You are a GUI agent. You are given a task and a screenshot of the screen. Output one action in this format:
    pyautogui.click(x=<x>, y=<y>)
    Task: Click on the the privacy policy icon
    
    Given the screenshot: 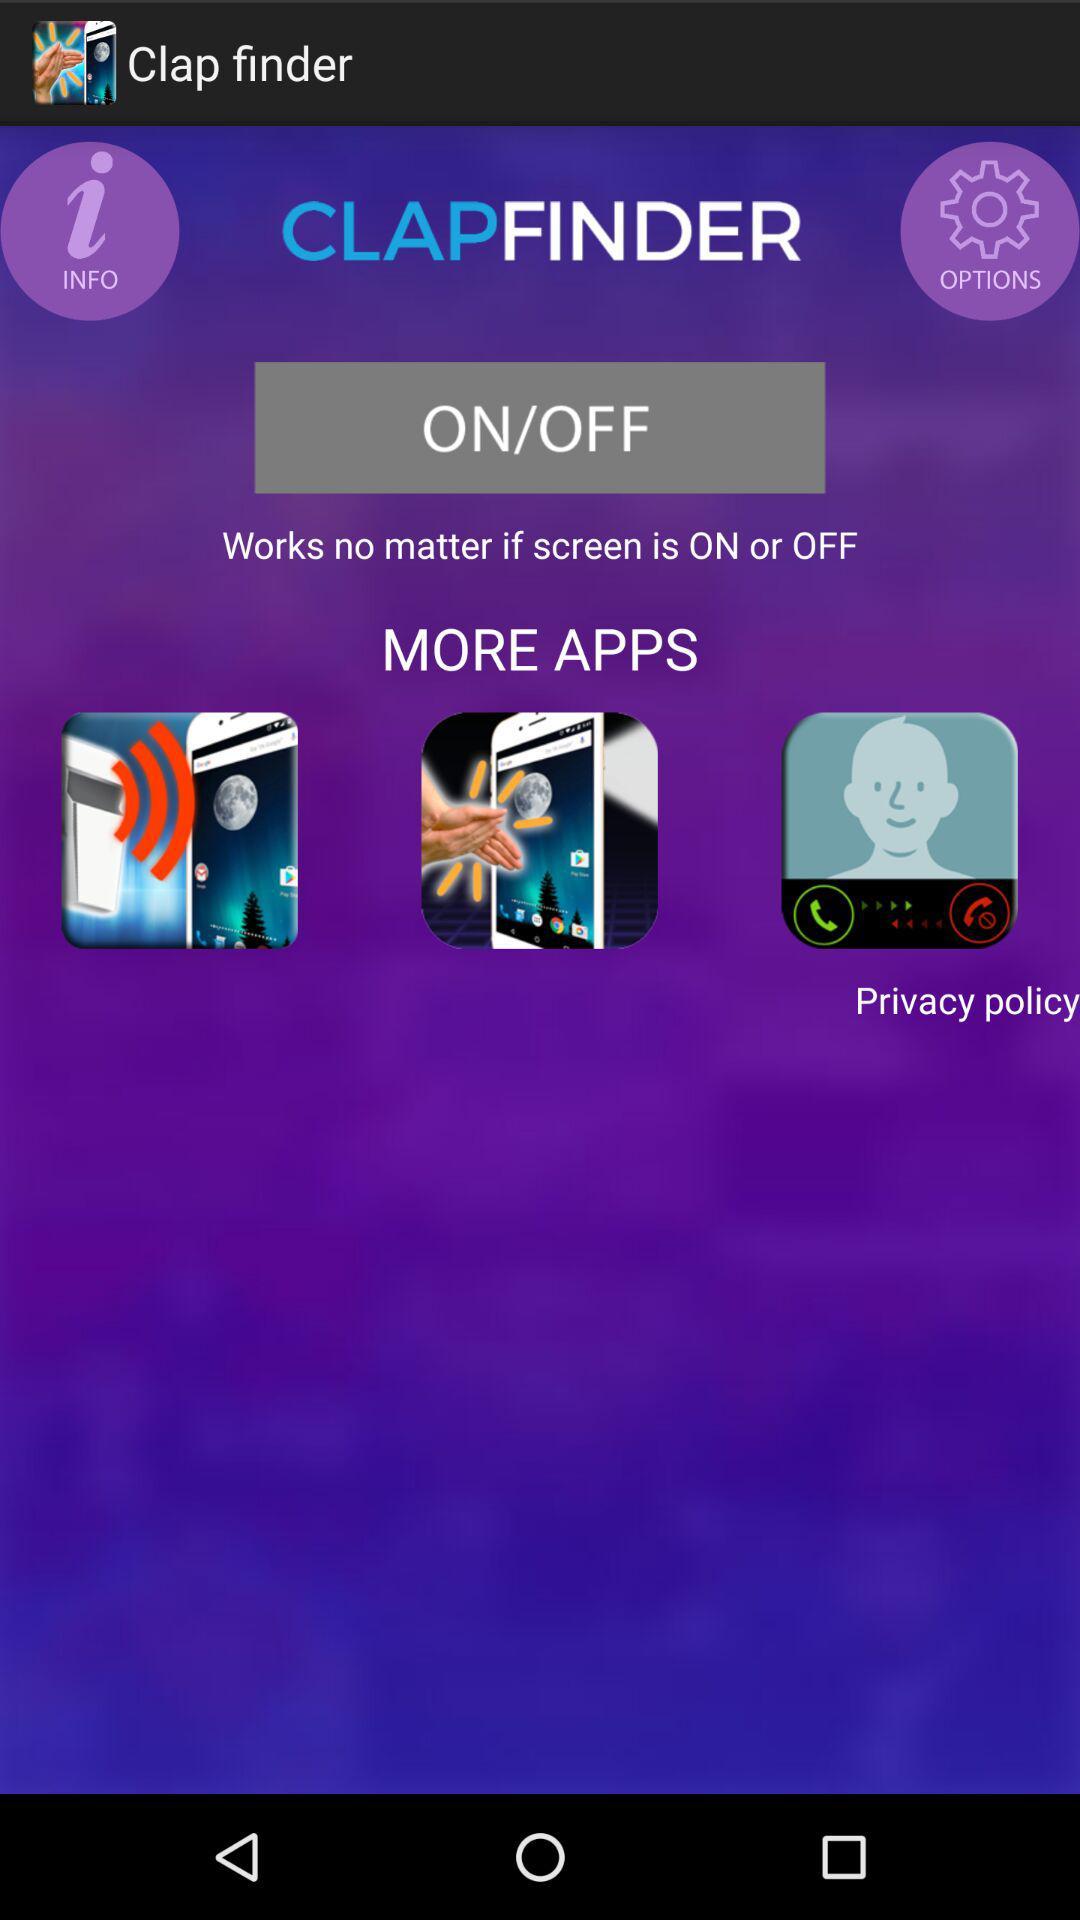 What is the action you would take?
    pyautogui.click(x=540, y=999)
    